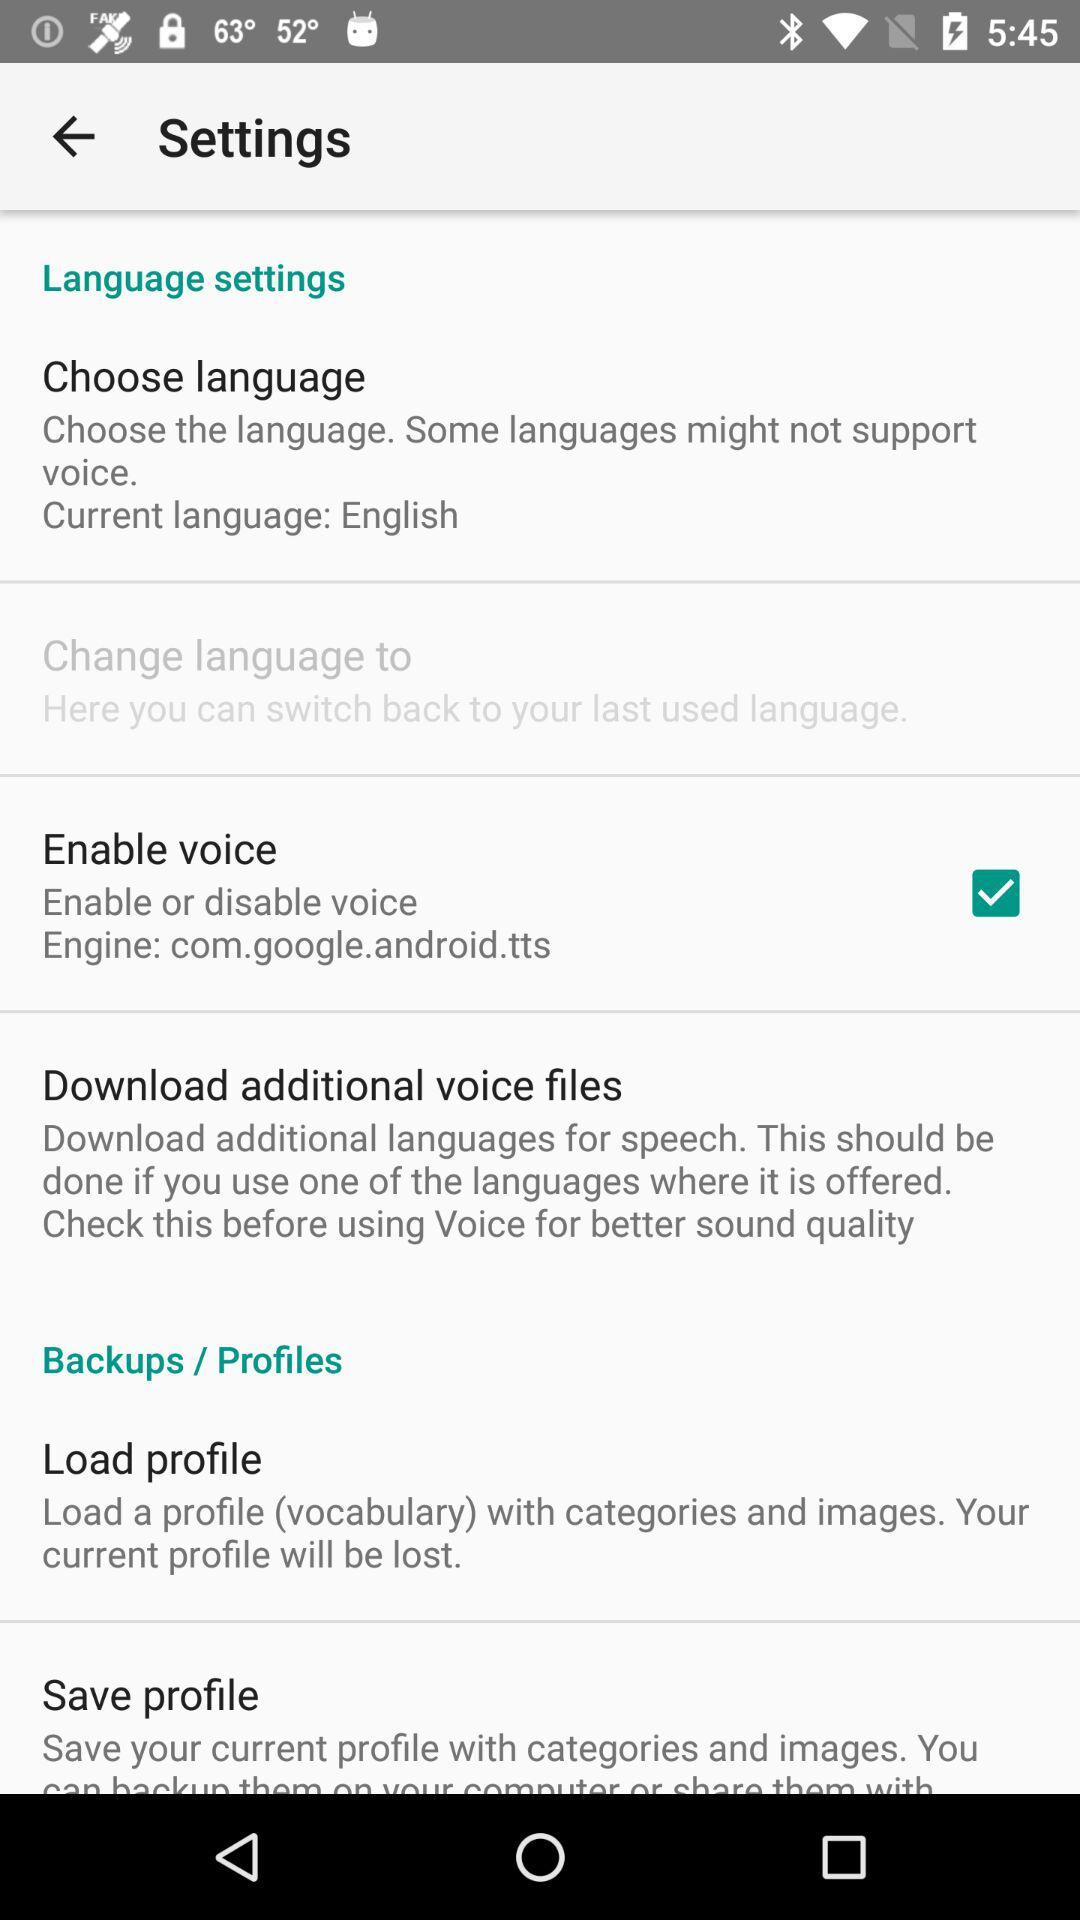  I want to click on the app below the choose the language icon, so click(995, 892).